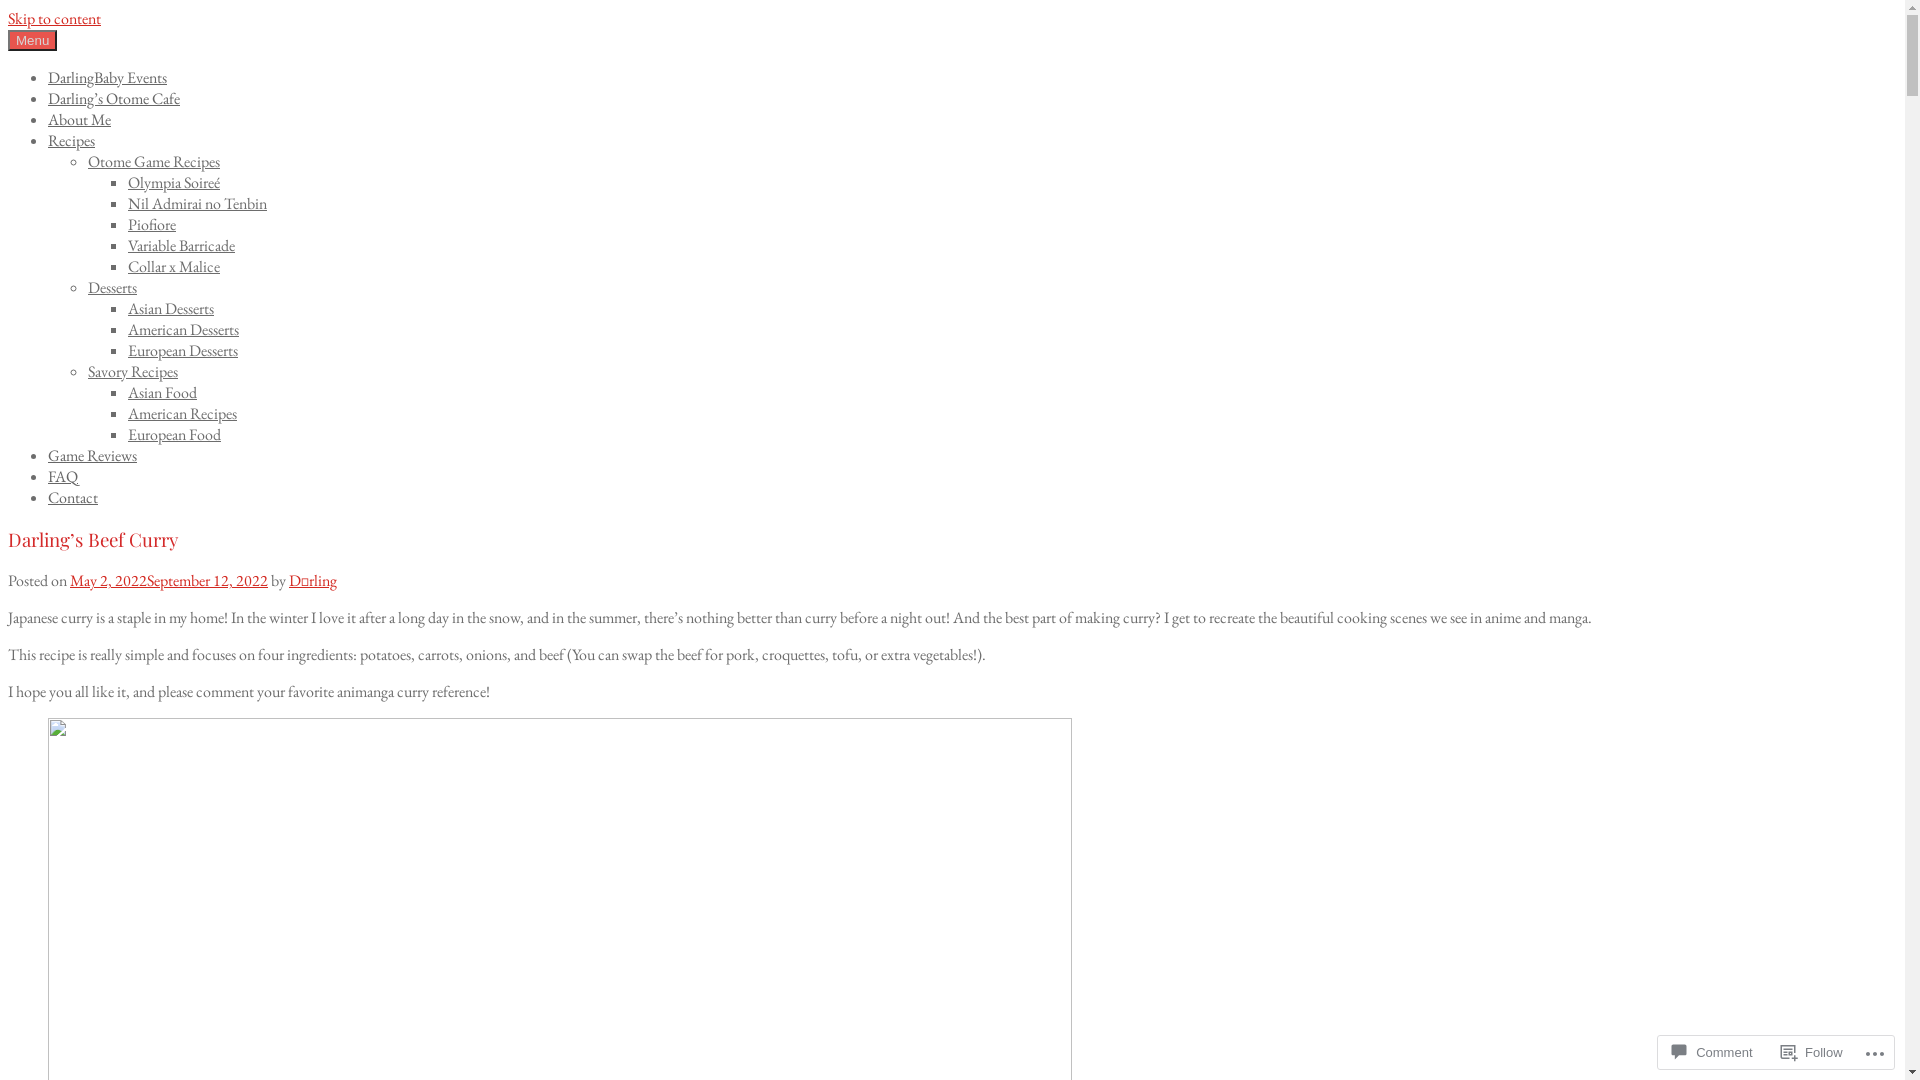 The height and width of the screenshot is (1080, 1920). I want to click on 'Contact', so click(72, 496).